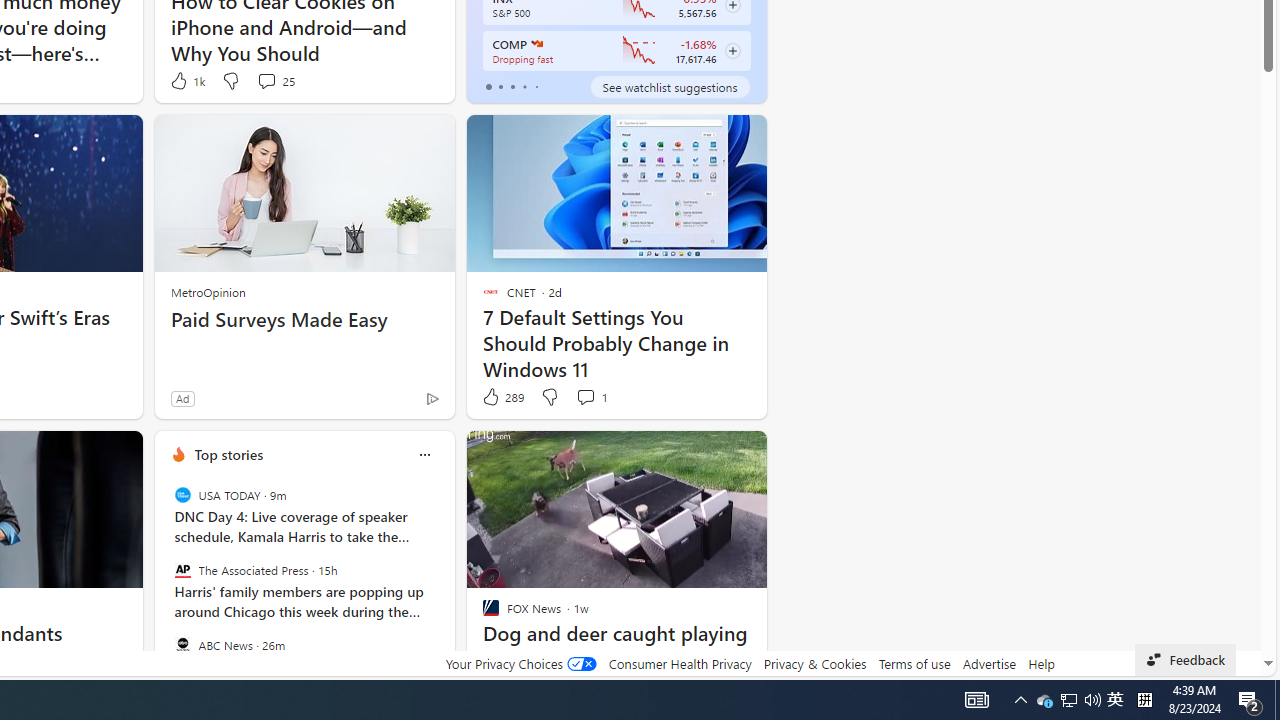 The width and height of the screenshot is (1280, 720). Describe the element at coordinates (502, 397) in the screenshot. I see `'289 Like'` at that location.